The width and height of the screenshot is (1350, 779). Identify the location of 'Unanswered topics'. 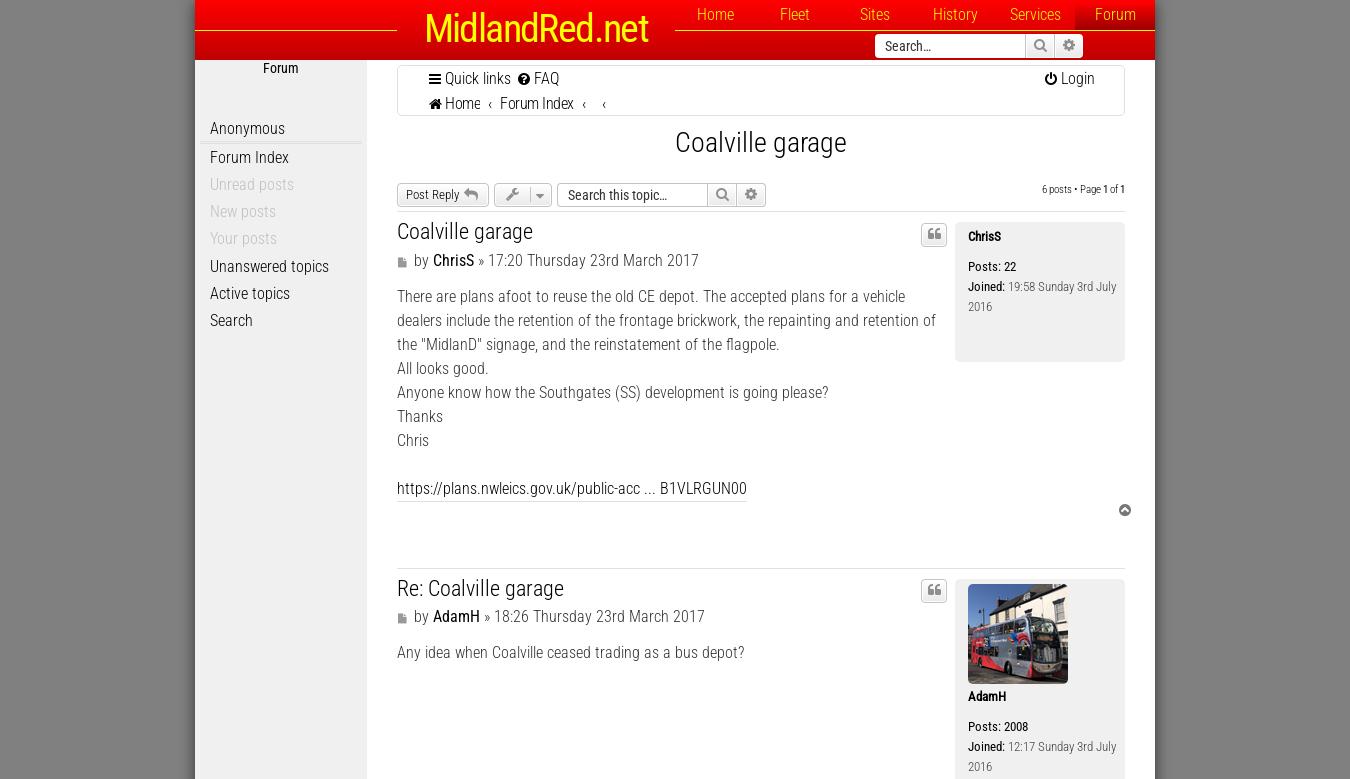
(268, 264).